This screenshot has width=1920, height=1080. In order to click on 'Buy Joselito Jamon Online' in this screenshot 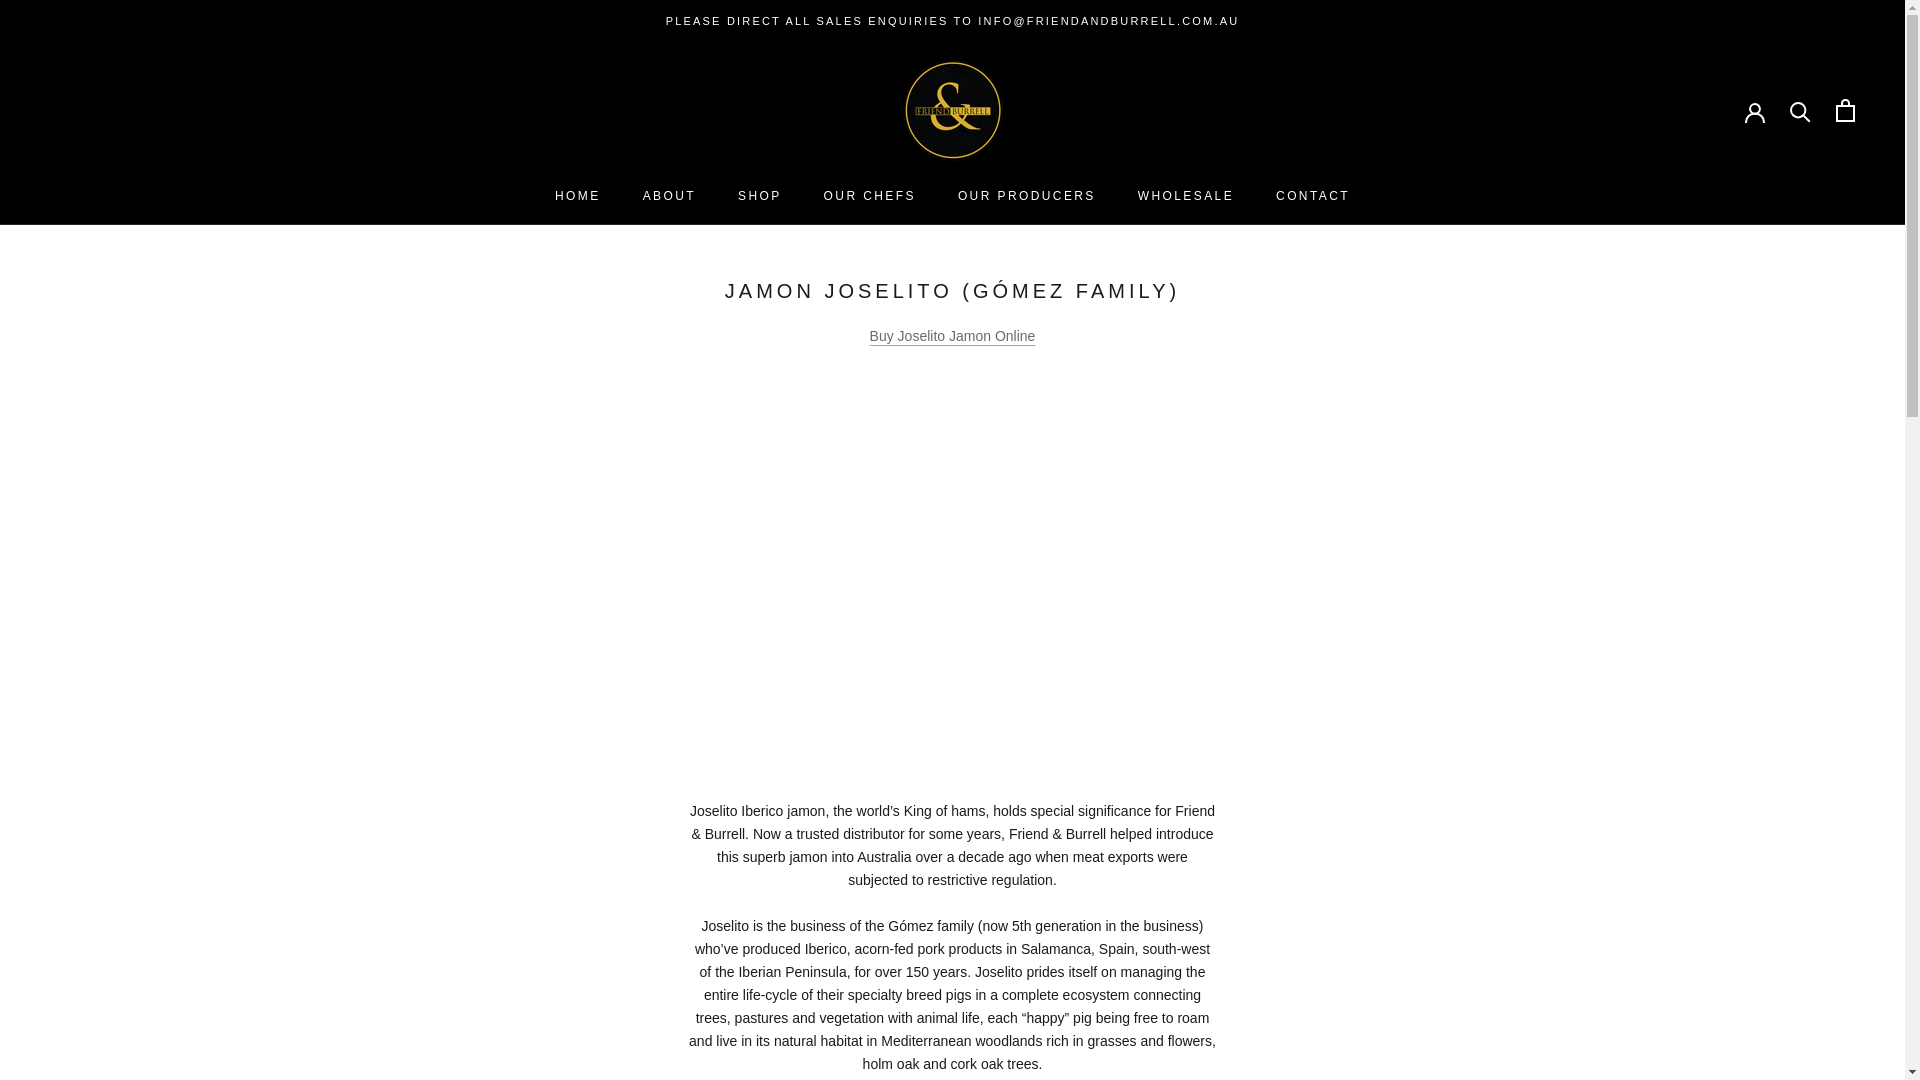, I will do `click(952, 334)`.